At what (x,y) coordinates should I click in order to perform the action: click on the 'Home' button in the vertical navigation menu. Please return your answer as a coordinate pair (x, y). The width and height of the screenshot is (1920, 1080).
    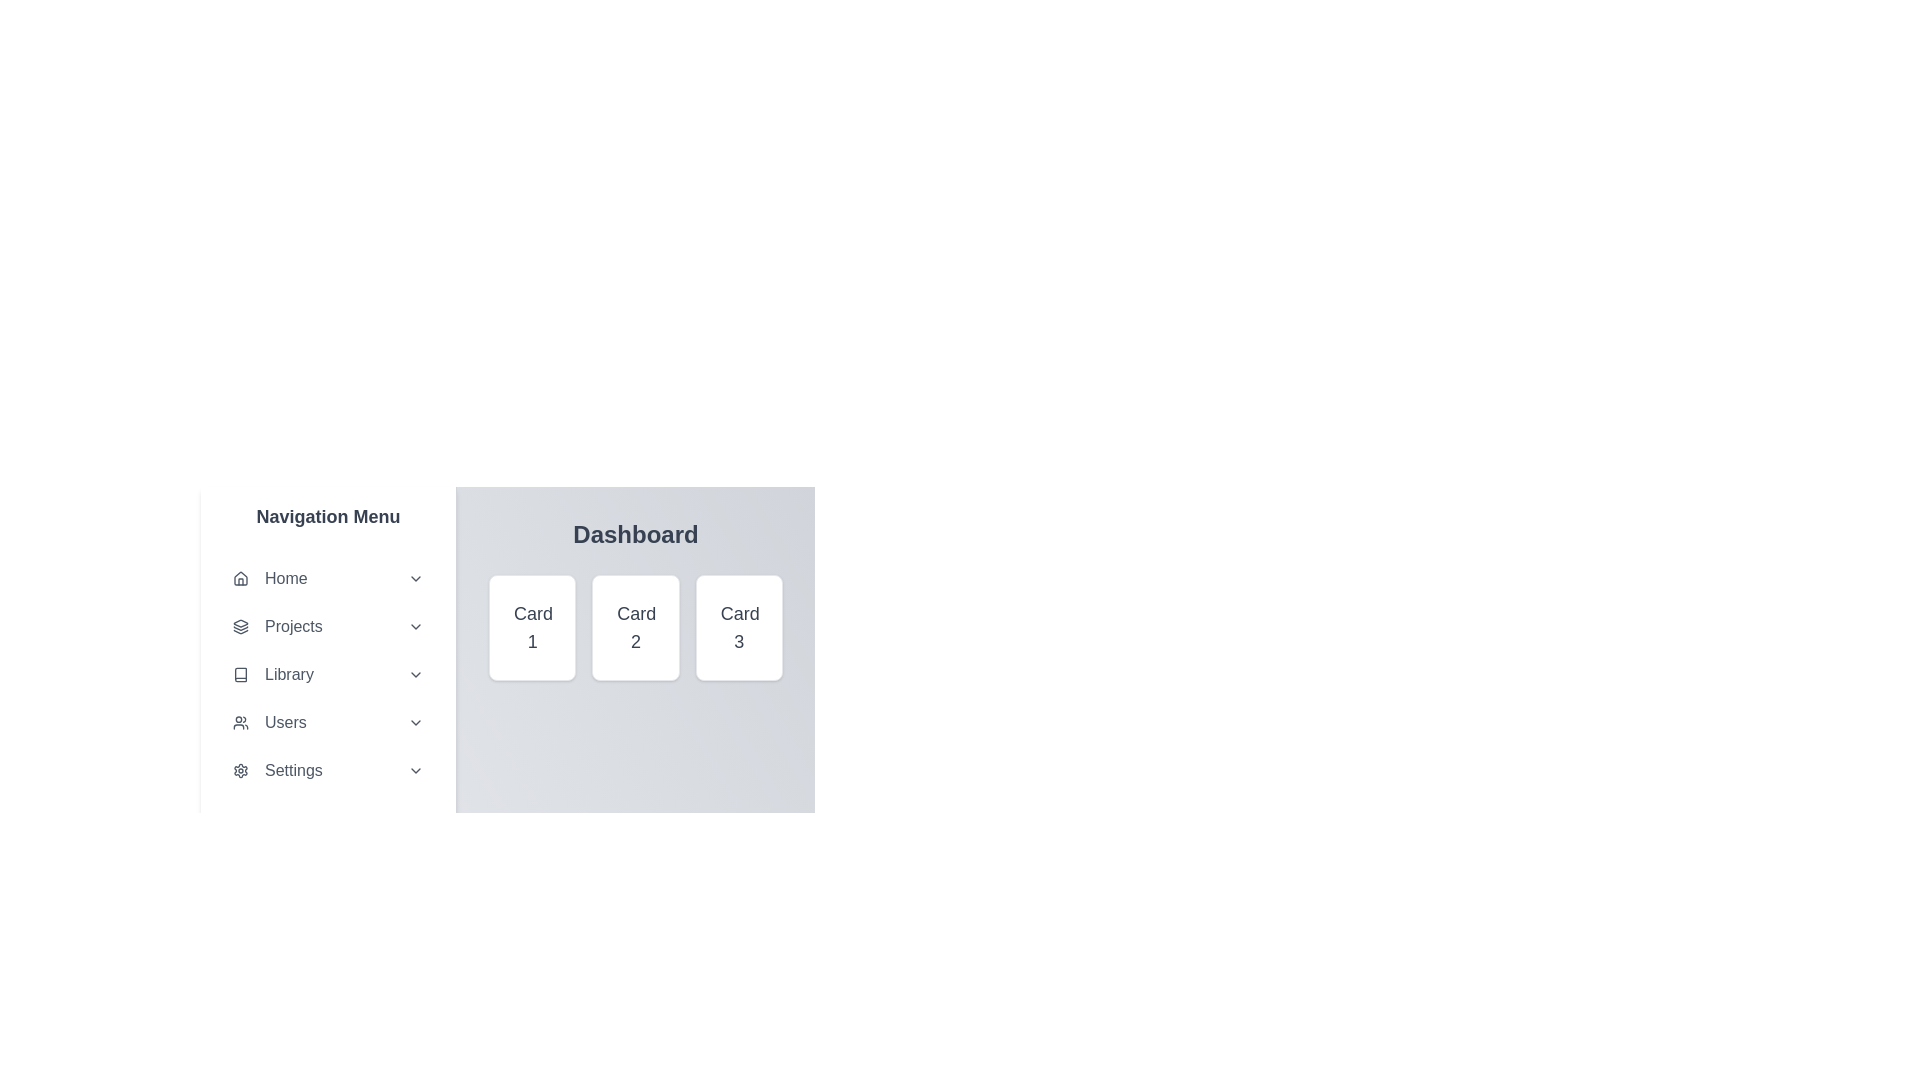
    Looking at the image, I should click on (328, 578).